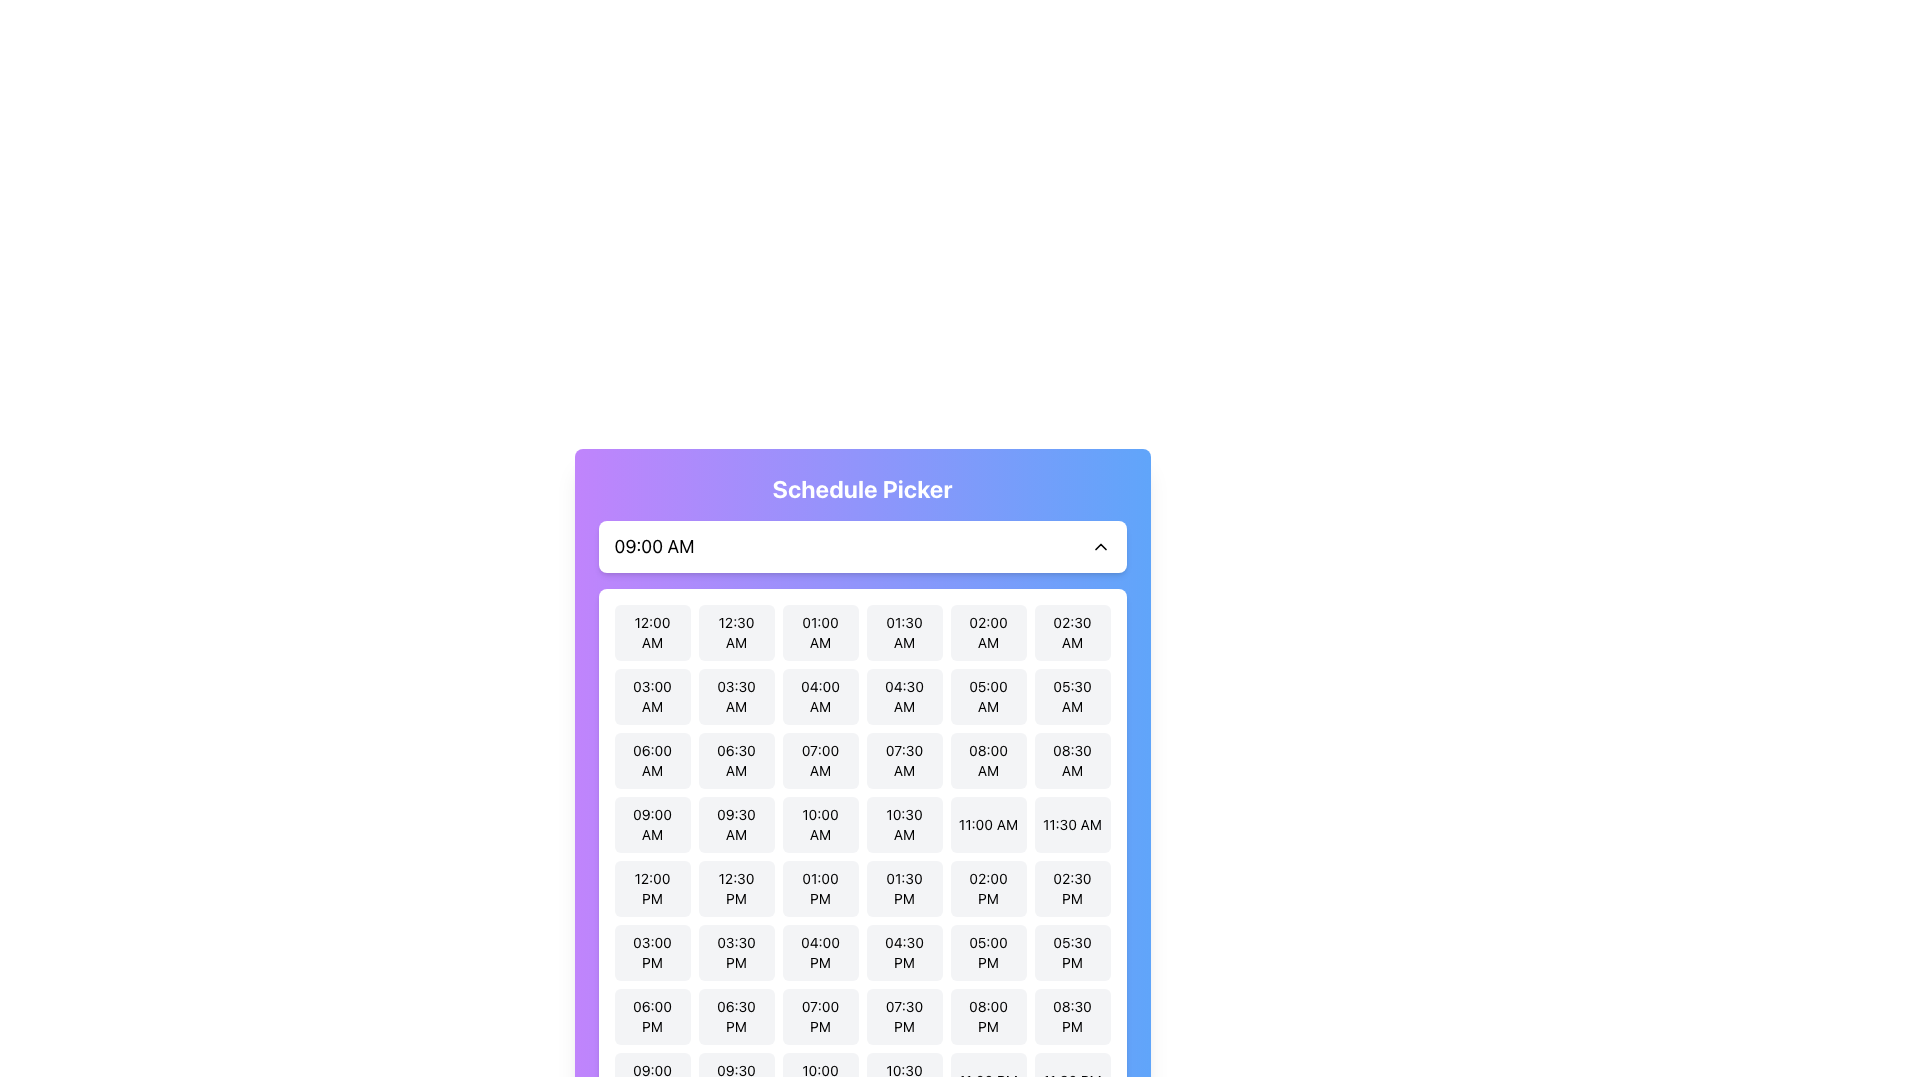 This screenshot has width=1920, height=1080. Describe the element at coordinates (735, 632) in the screenshot. I see `the button labeled '12:30 AM' in the Schedule Picker interface` at that location.